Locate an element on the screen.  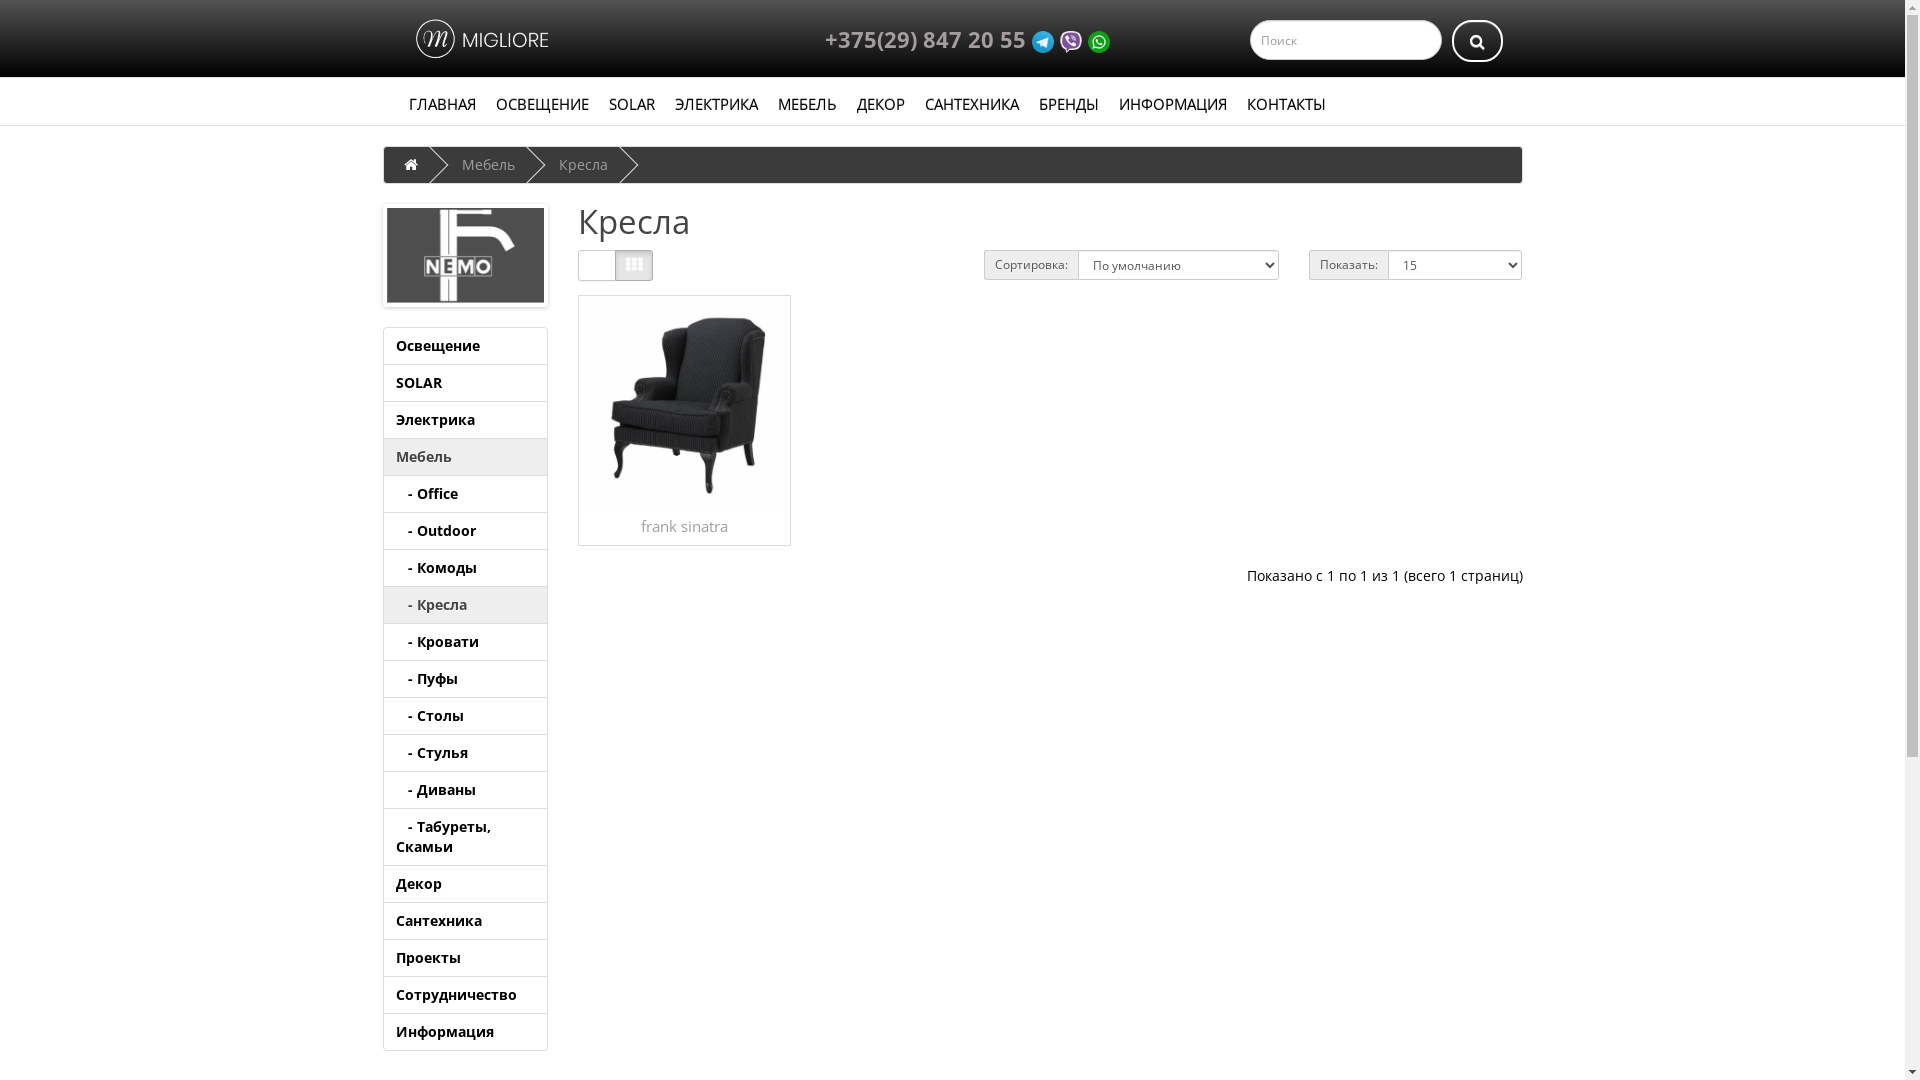
'SOLAR' is located at coordinates (629, 104).